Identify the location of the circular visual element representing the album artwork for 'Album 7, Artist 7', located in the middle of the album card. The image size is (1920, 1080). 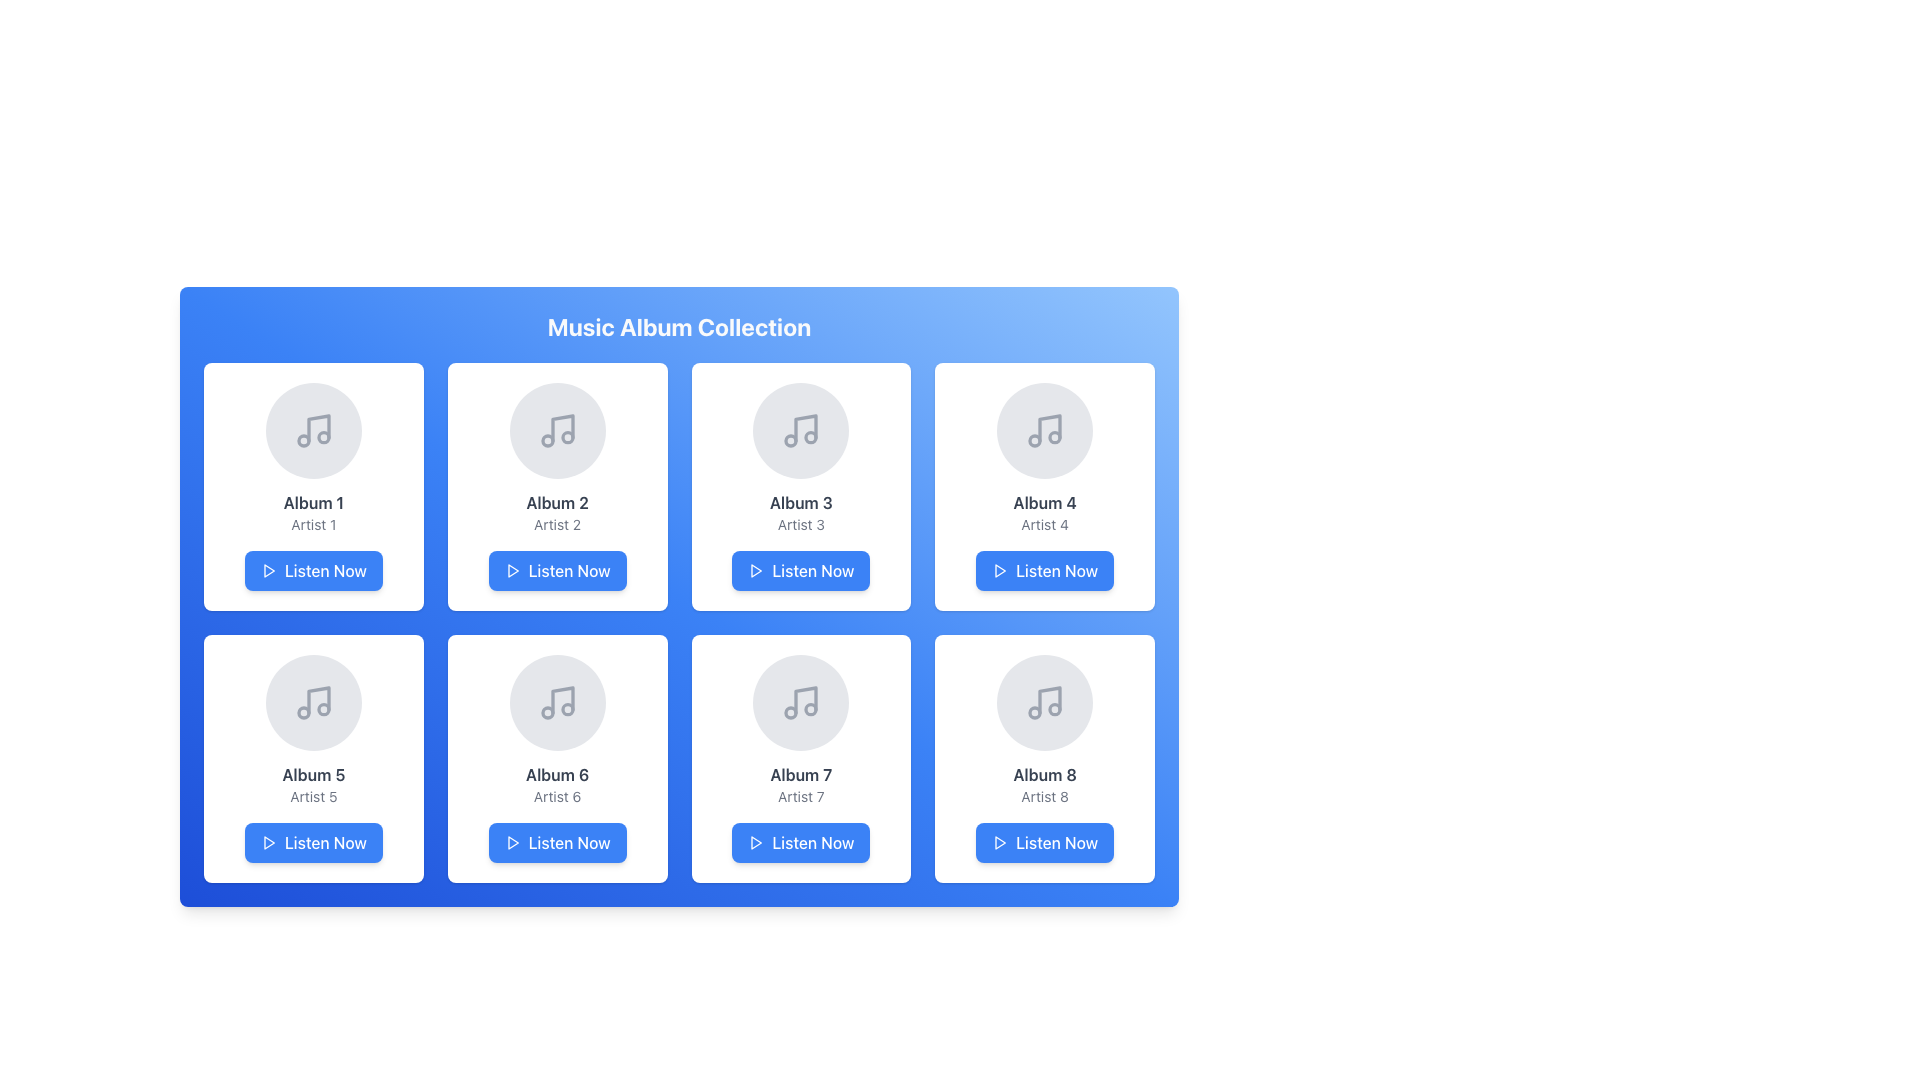
(801, 701).